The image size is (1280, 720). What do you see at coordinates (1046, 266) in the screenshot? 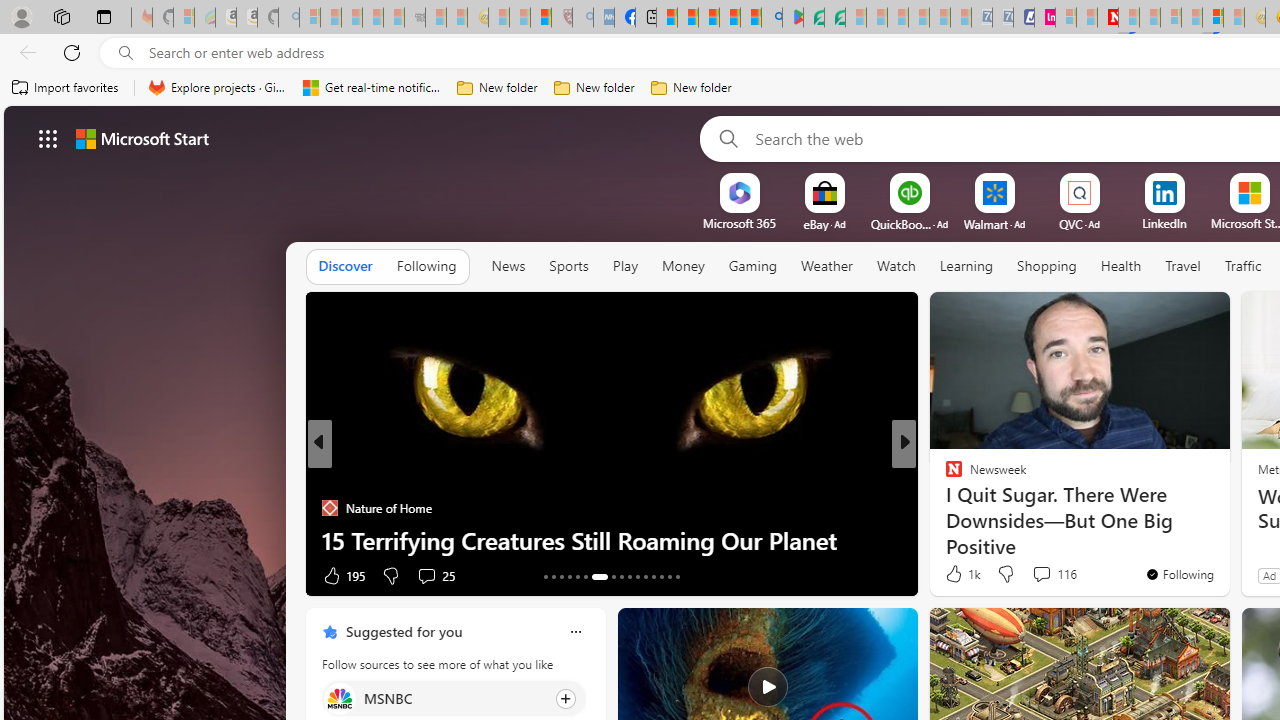
I see `'Shopping'` at bounding box center [1046, 266].